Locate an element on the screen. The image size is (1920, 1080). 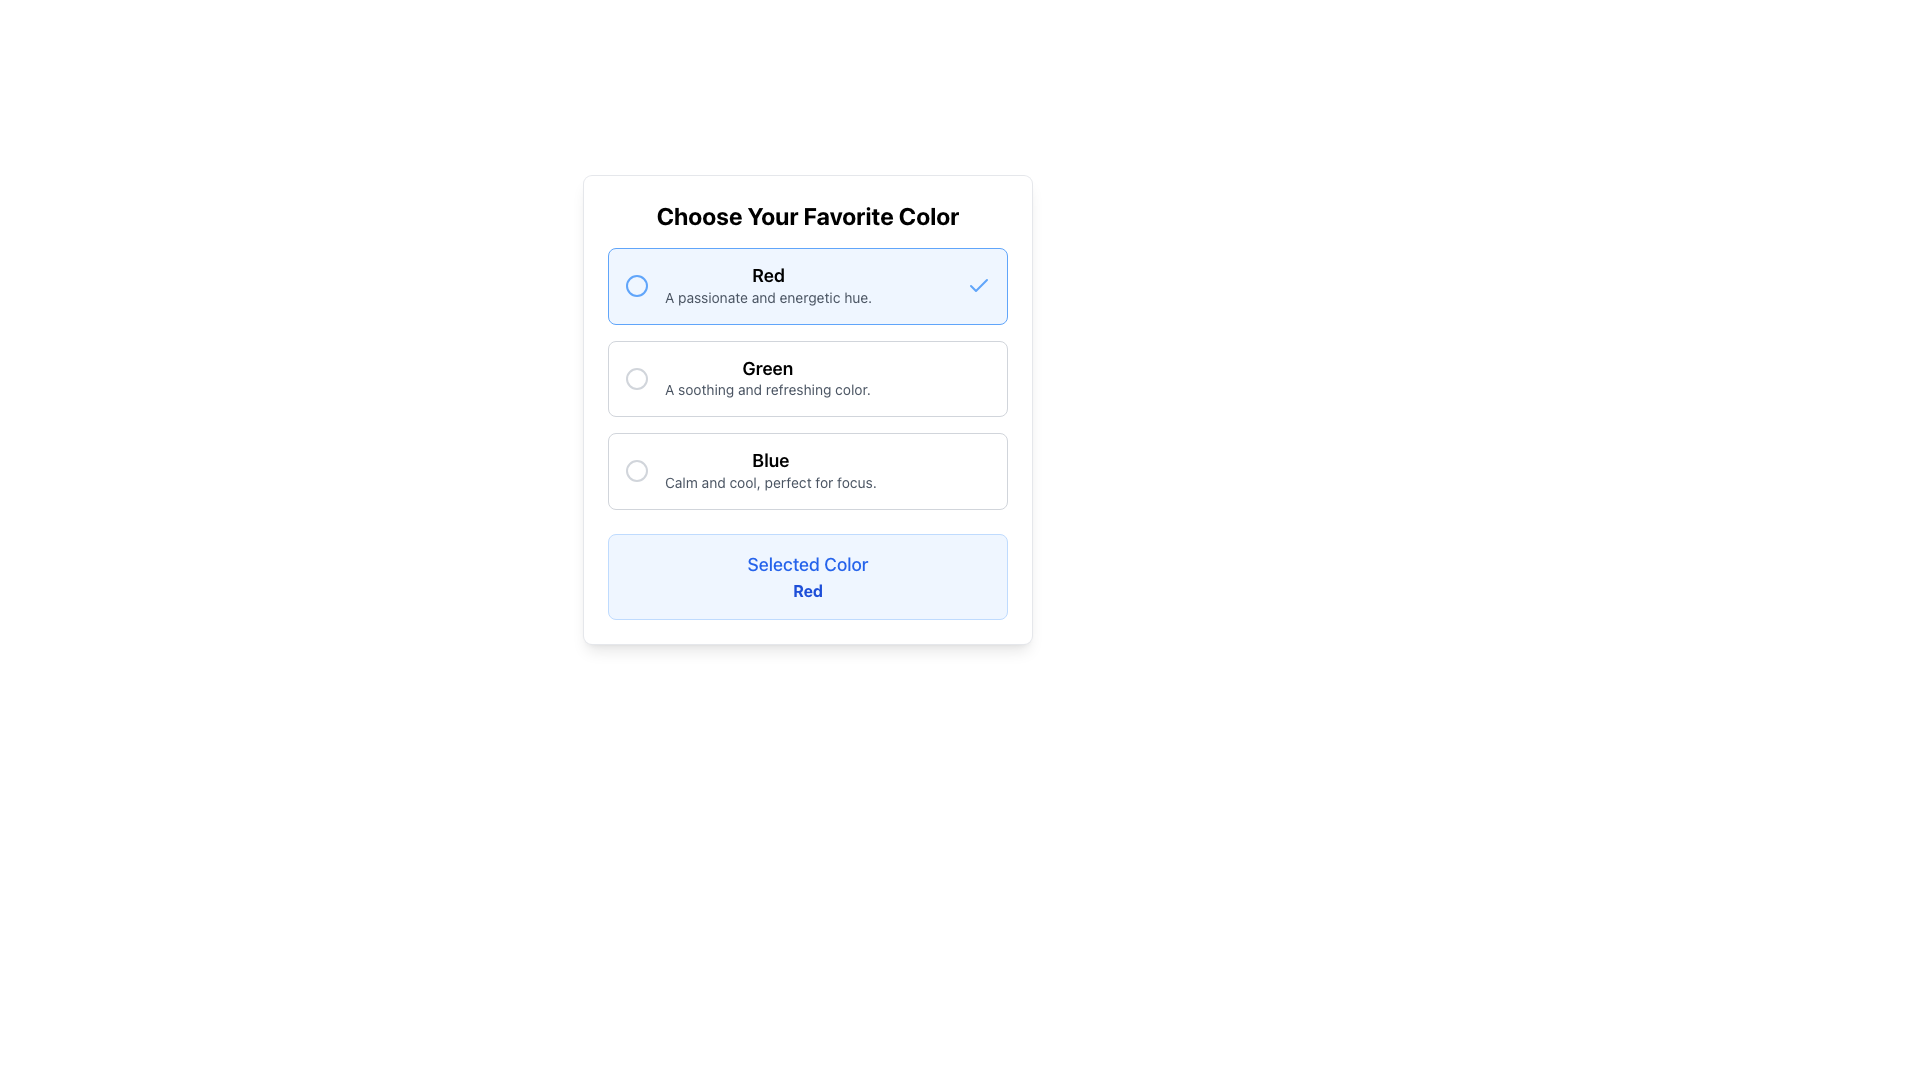
the third selectable option labeled 'Blue' in the vertical list is located at coordinates (807, 470).